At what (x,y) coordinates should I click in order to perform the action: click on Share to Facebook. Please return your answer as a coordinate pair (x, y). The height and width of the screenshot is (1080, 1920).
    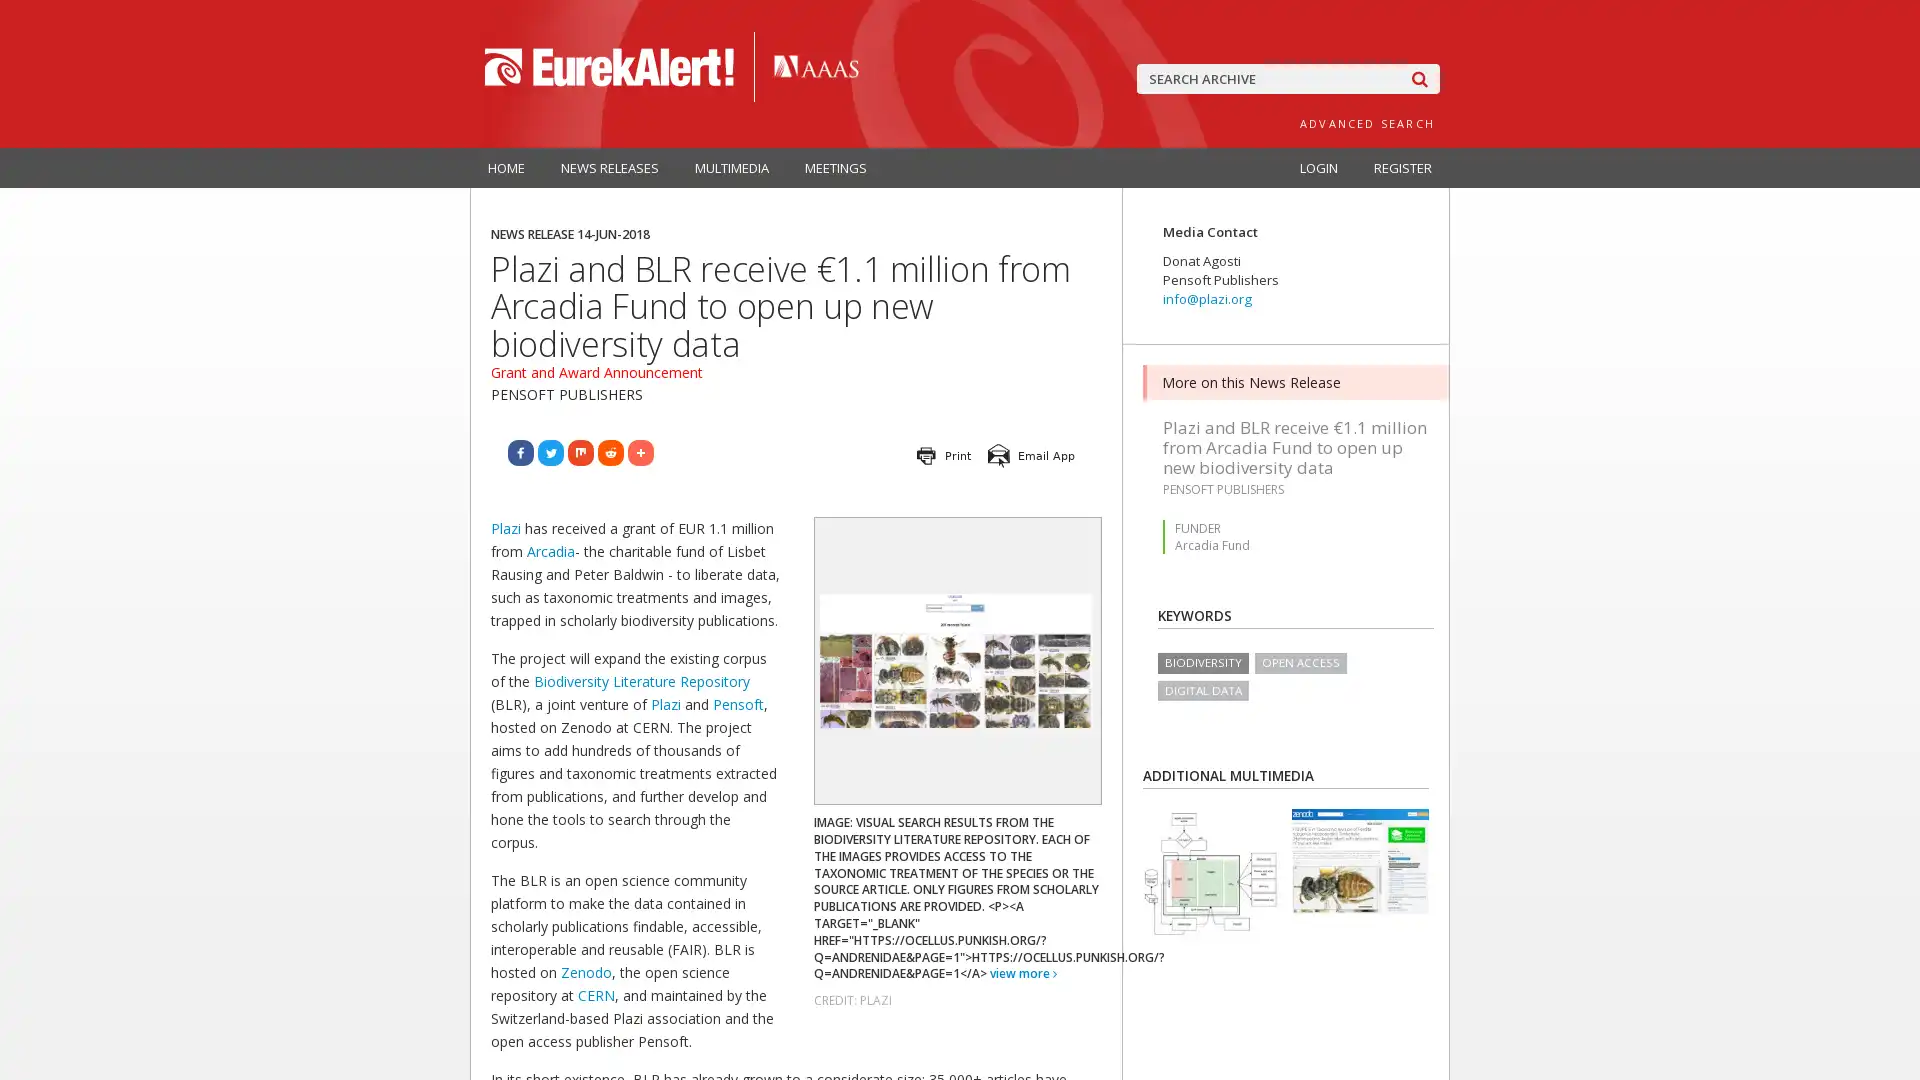
    Looking at the image, I should click on (521, 452).